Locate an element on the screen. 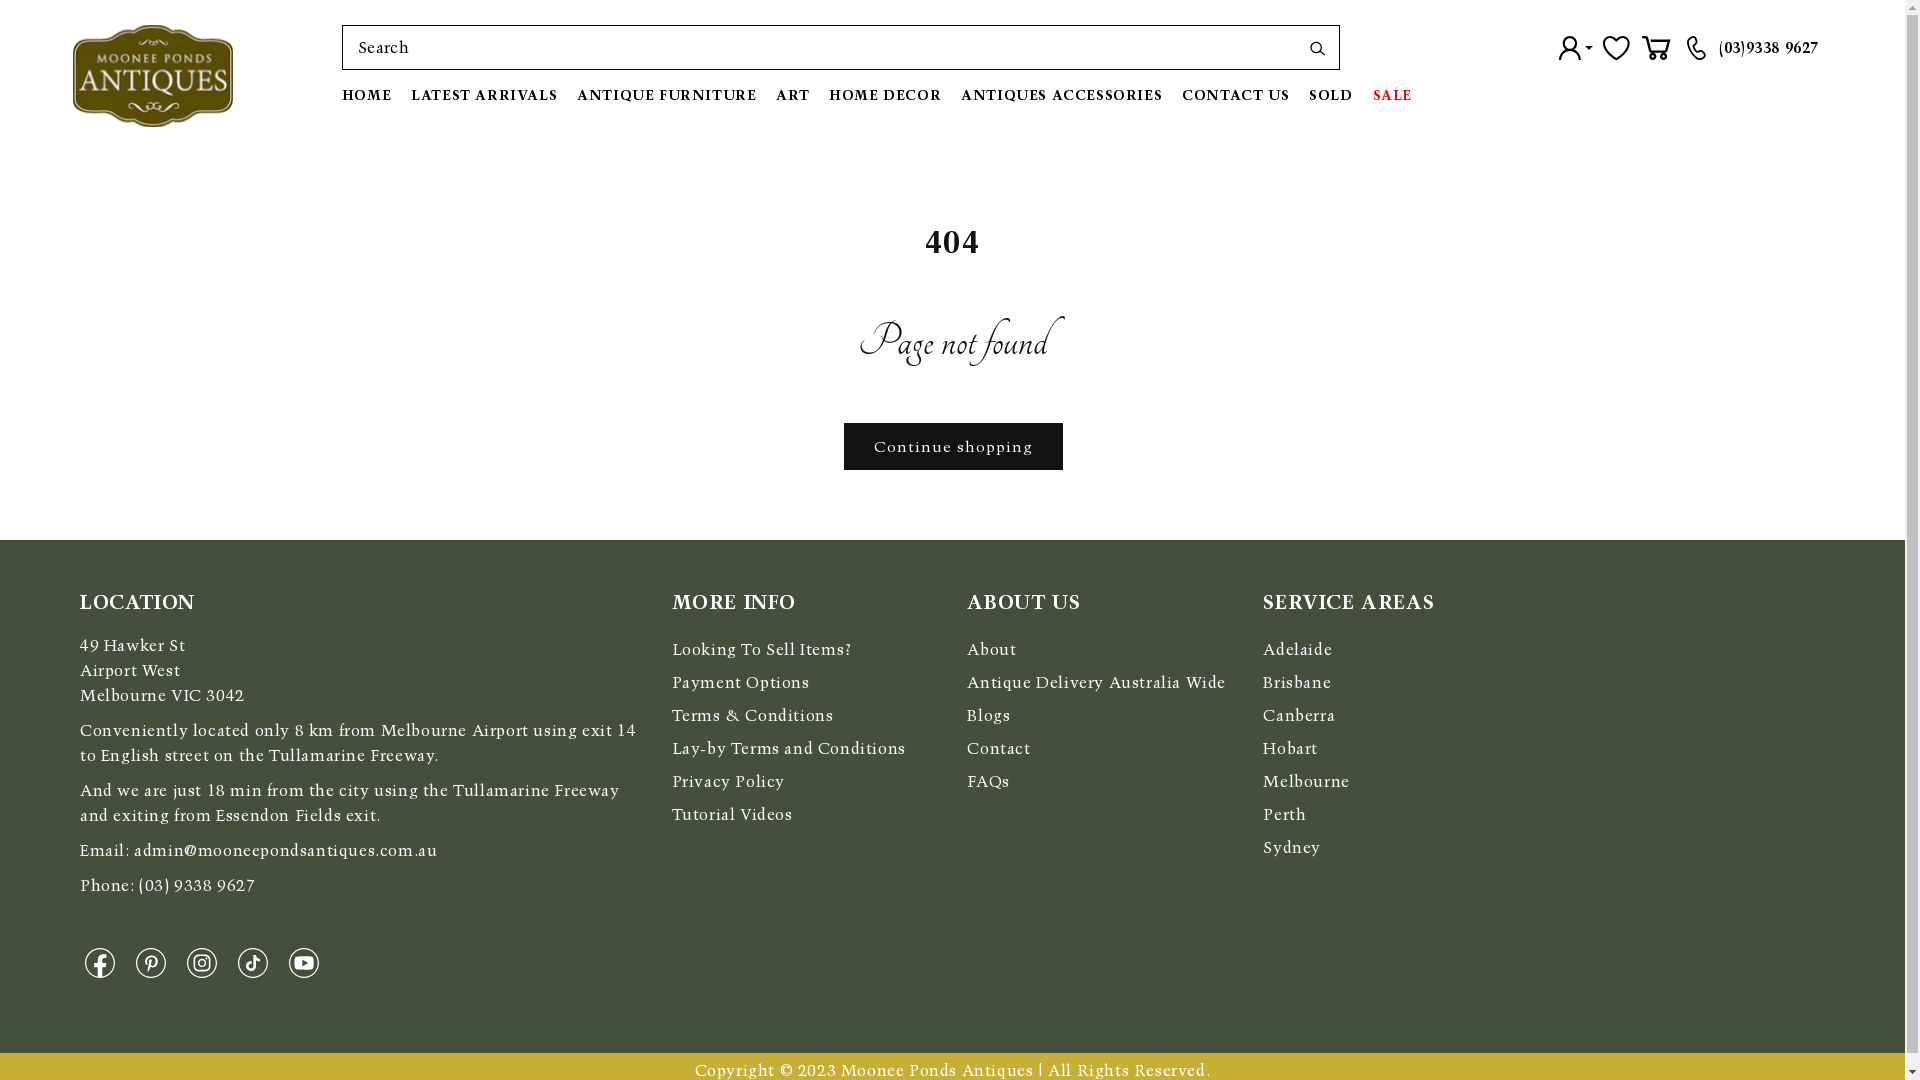 The height and width of the screenshot is (1080, 1920). 'Sydney' is located at coordinates (1291, 847).